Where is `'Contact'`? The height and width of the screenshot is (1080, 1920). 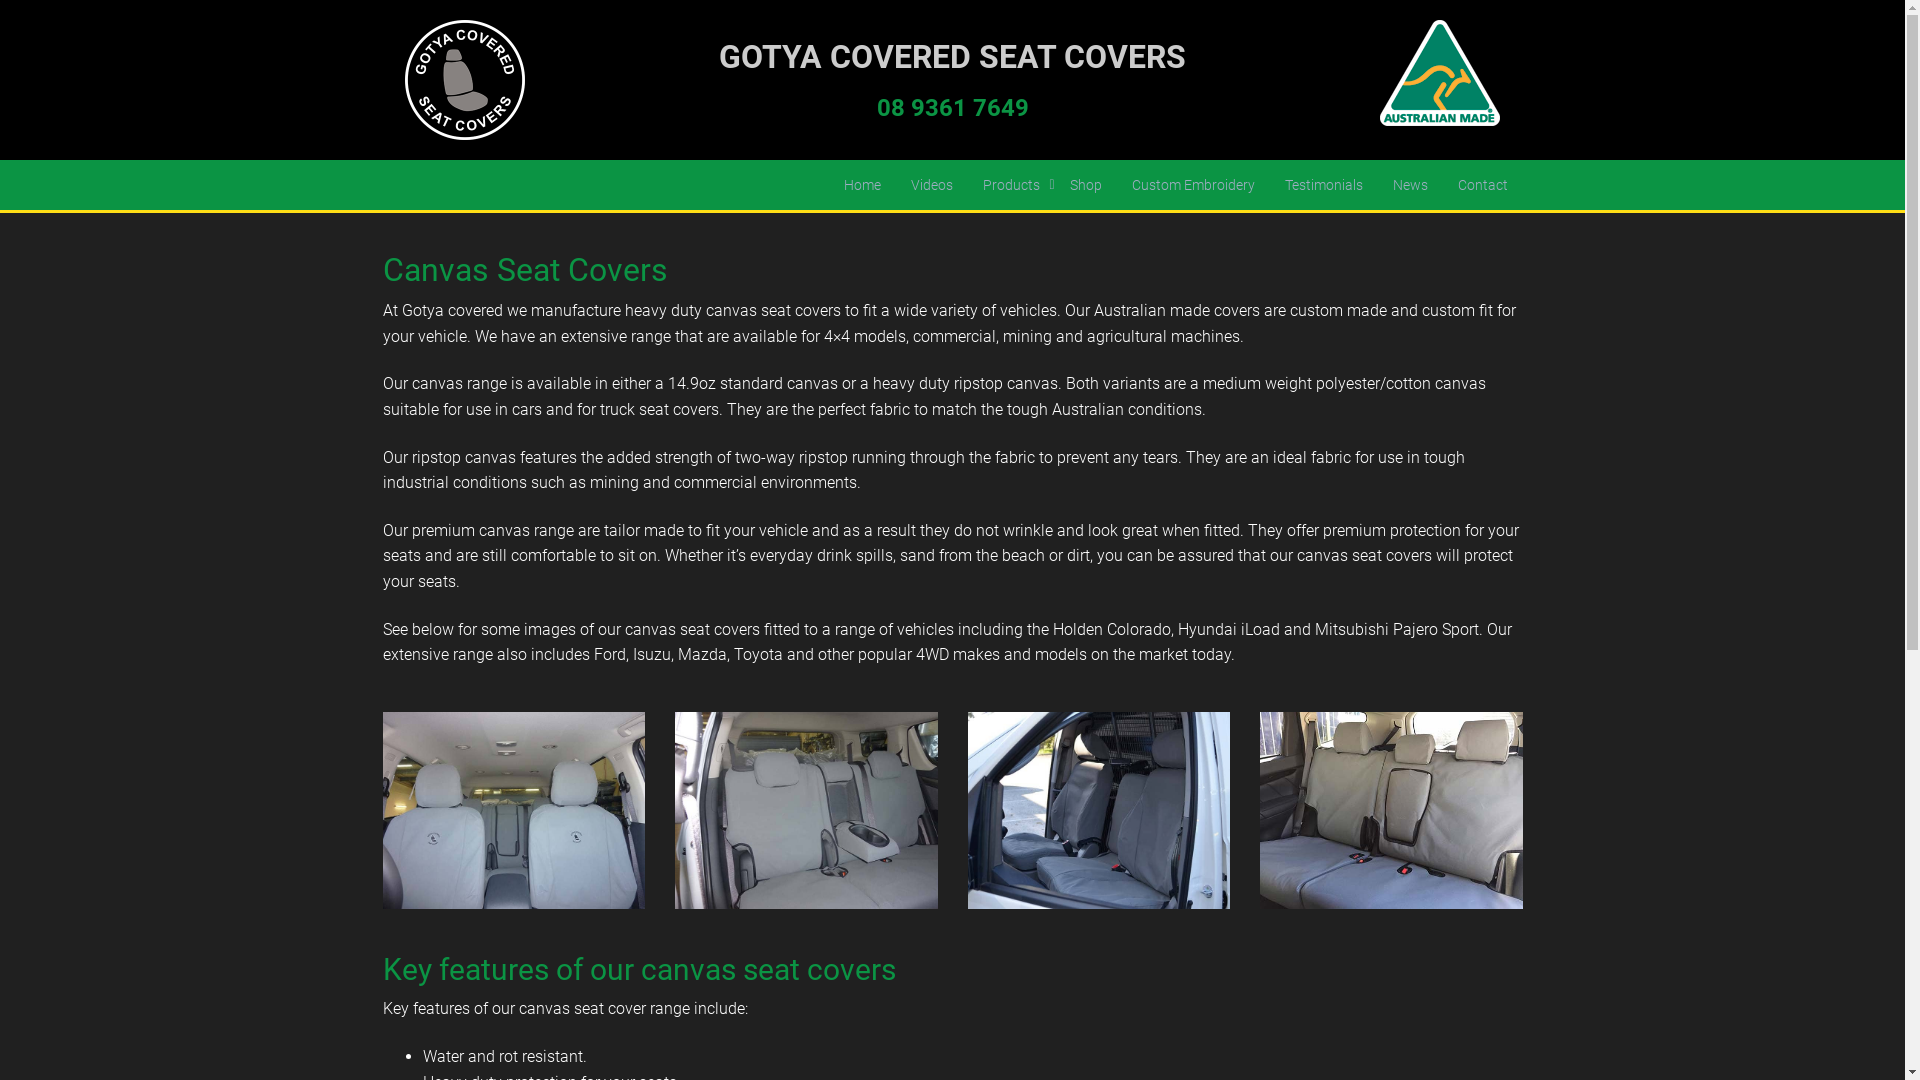
'Contact' is located at coordinates (1482, 185).